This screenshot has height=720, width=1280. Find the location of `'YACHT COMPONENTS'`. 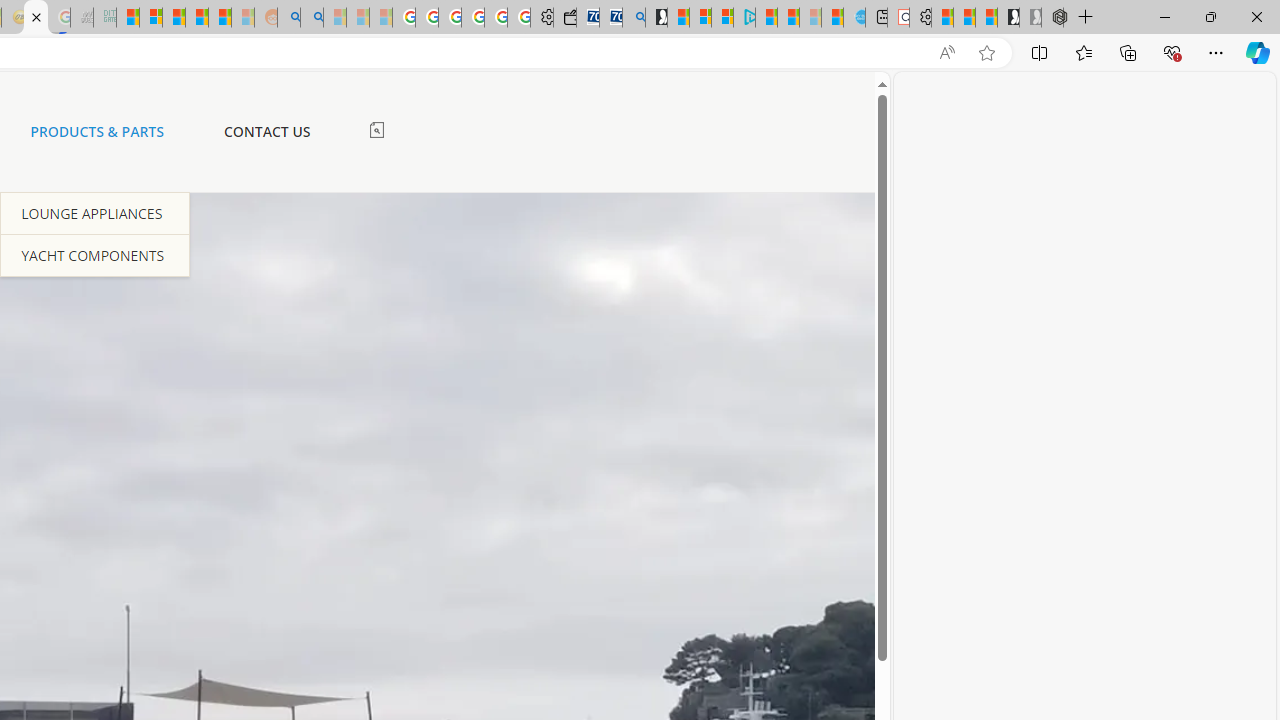

'YACHT COMPONENTS' is located at coordinates (94, 253).